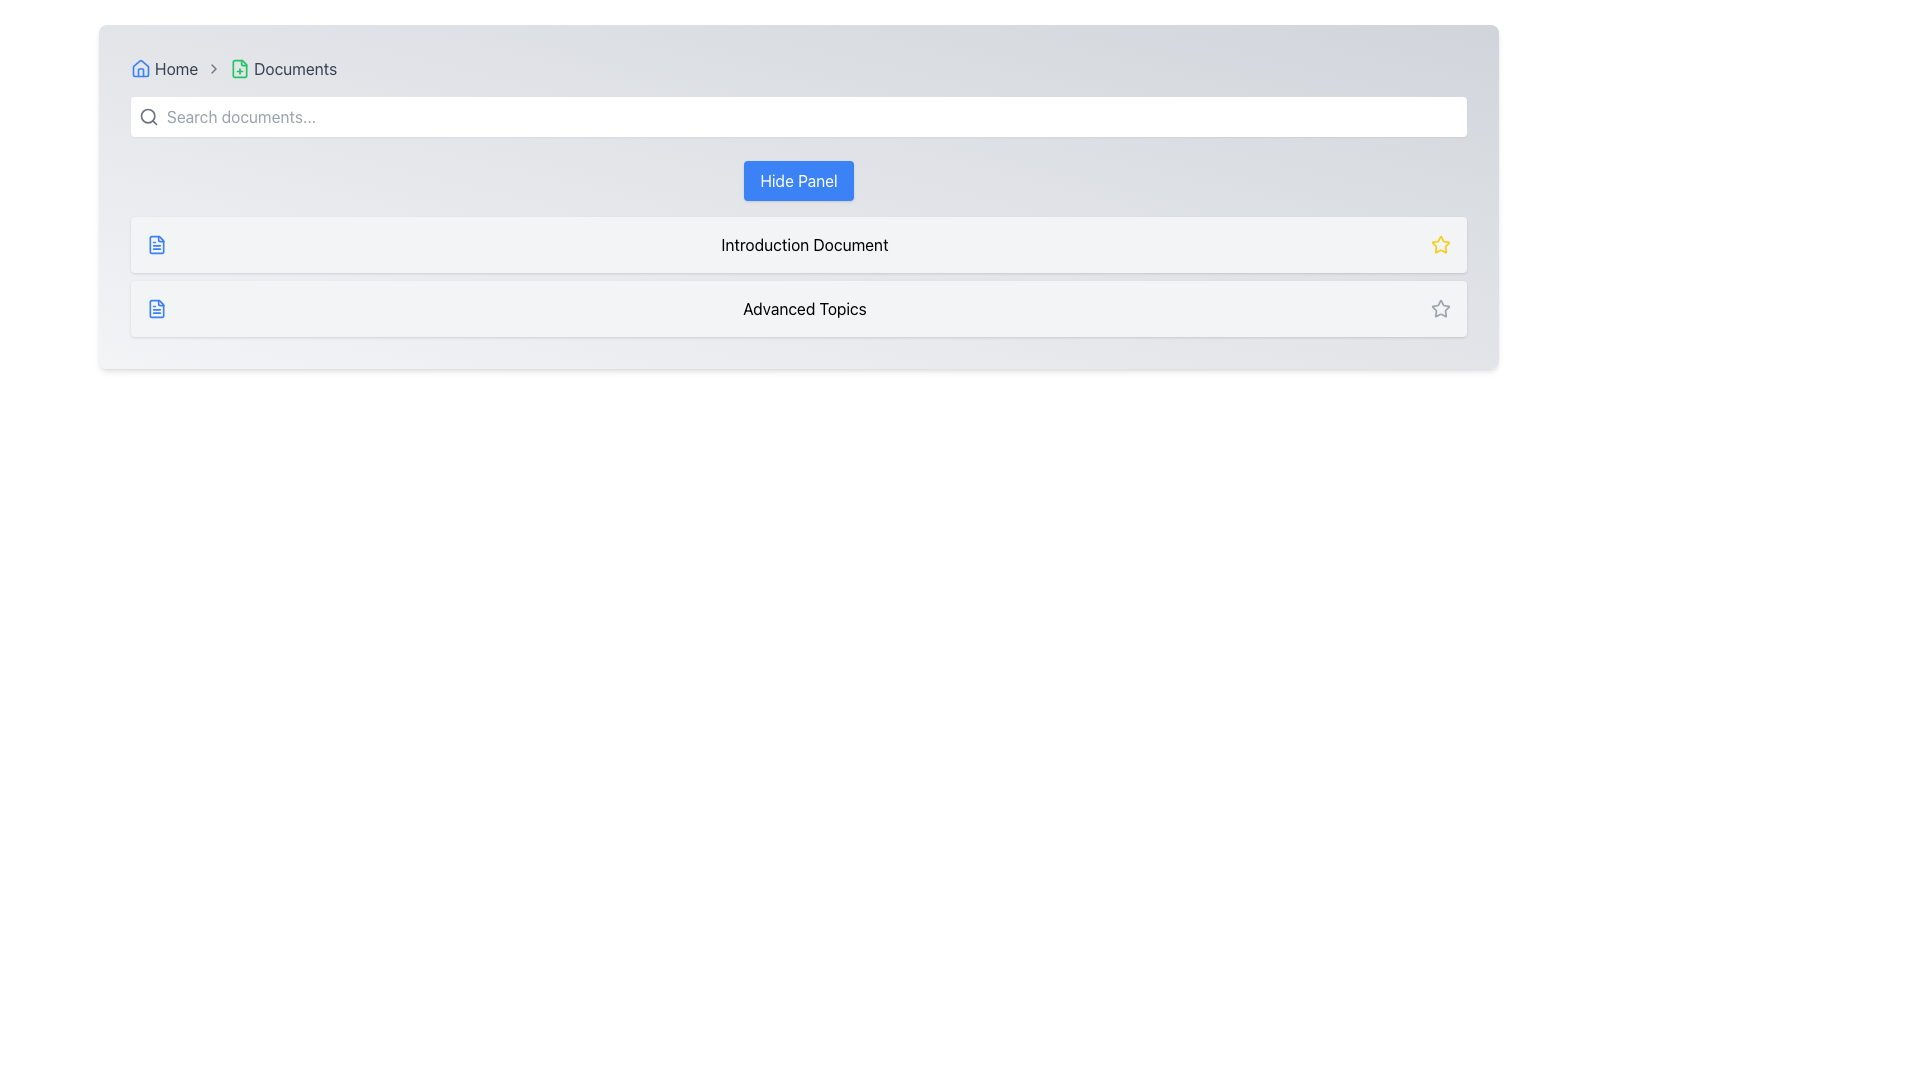 Image resolution: width=1920 pixels, height=1080 pixels. Describe the element at coordinates (156, 308) in the screenshot. I see `the document functionalities icon located at the leftmost part of the second row, aligned with the 'Advanced Topics' text` at that location.